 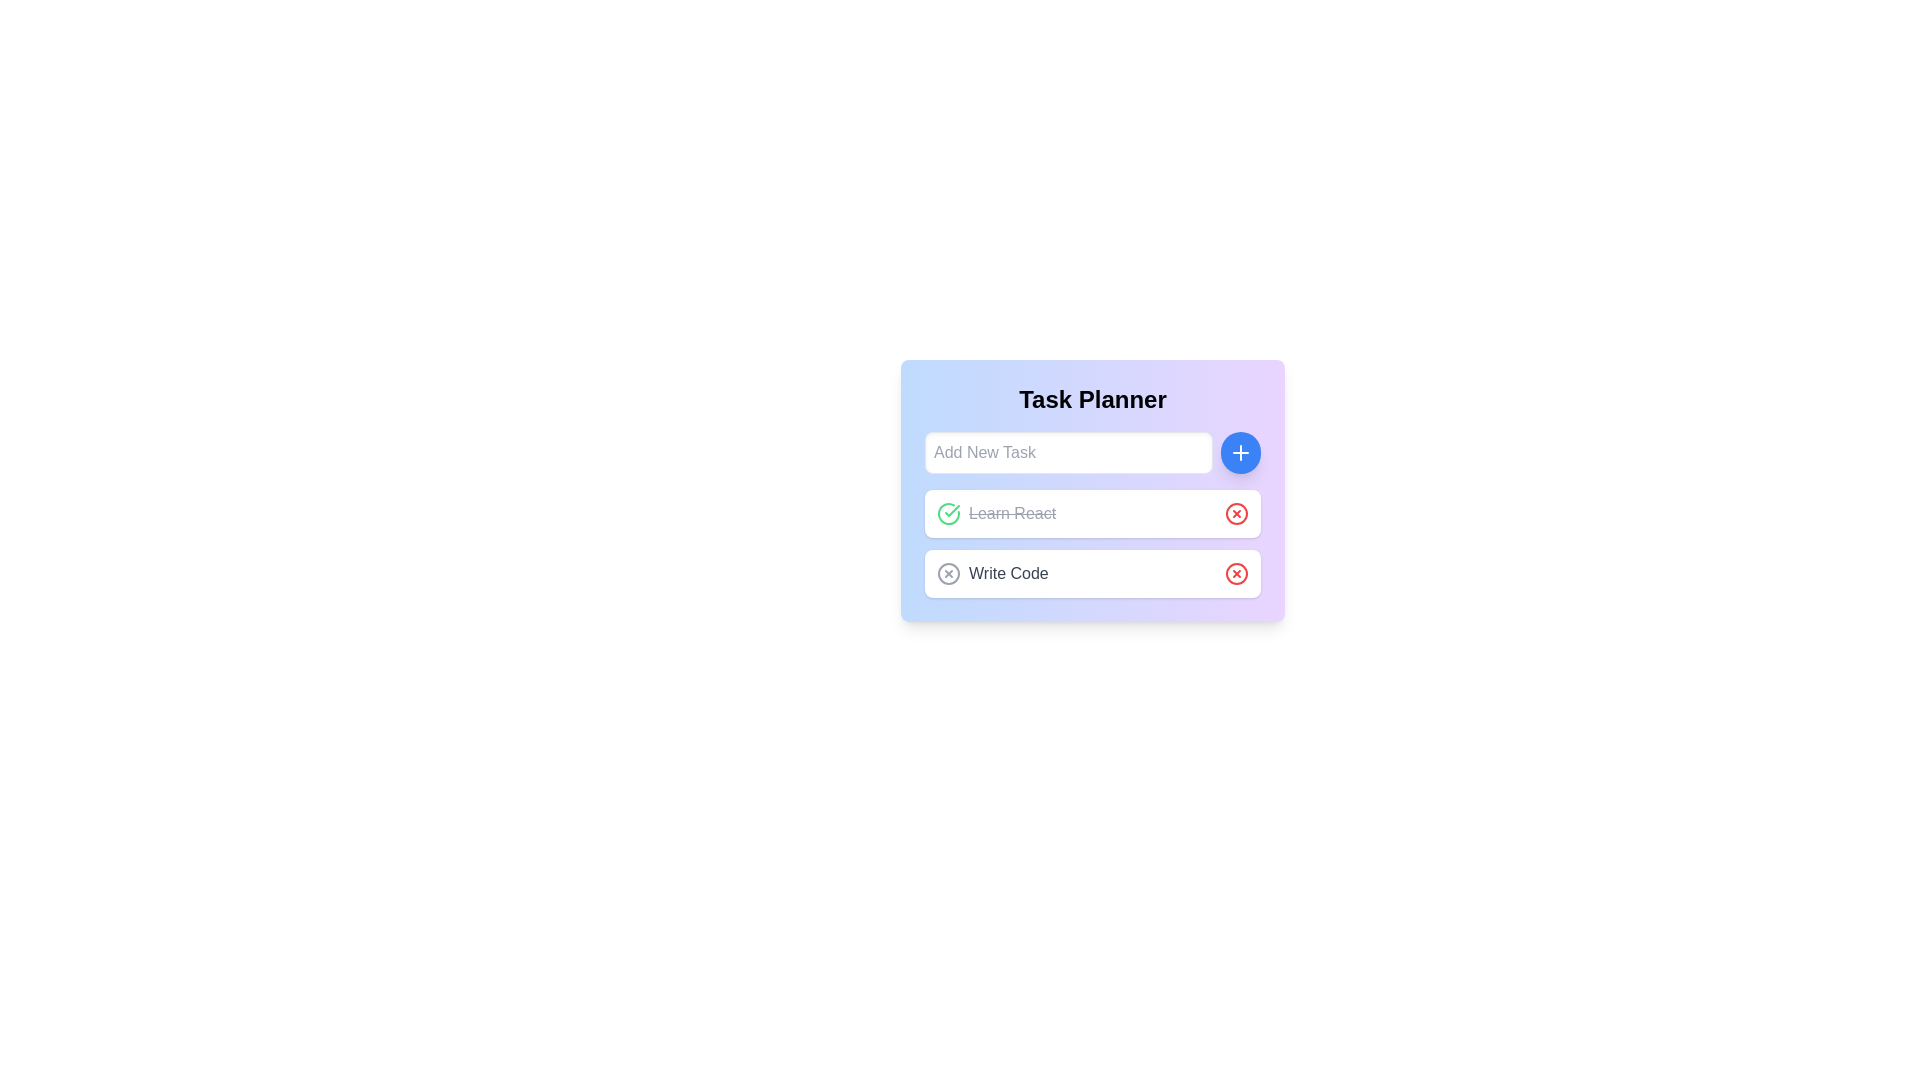 I want to click on the circular button that allows users to add a new task, located in the header section of the task planning card, so click(x=1240, y=452).